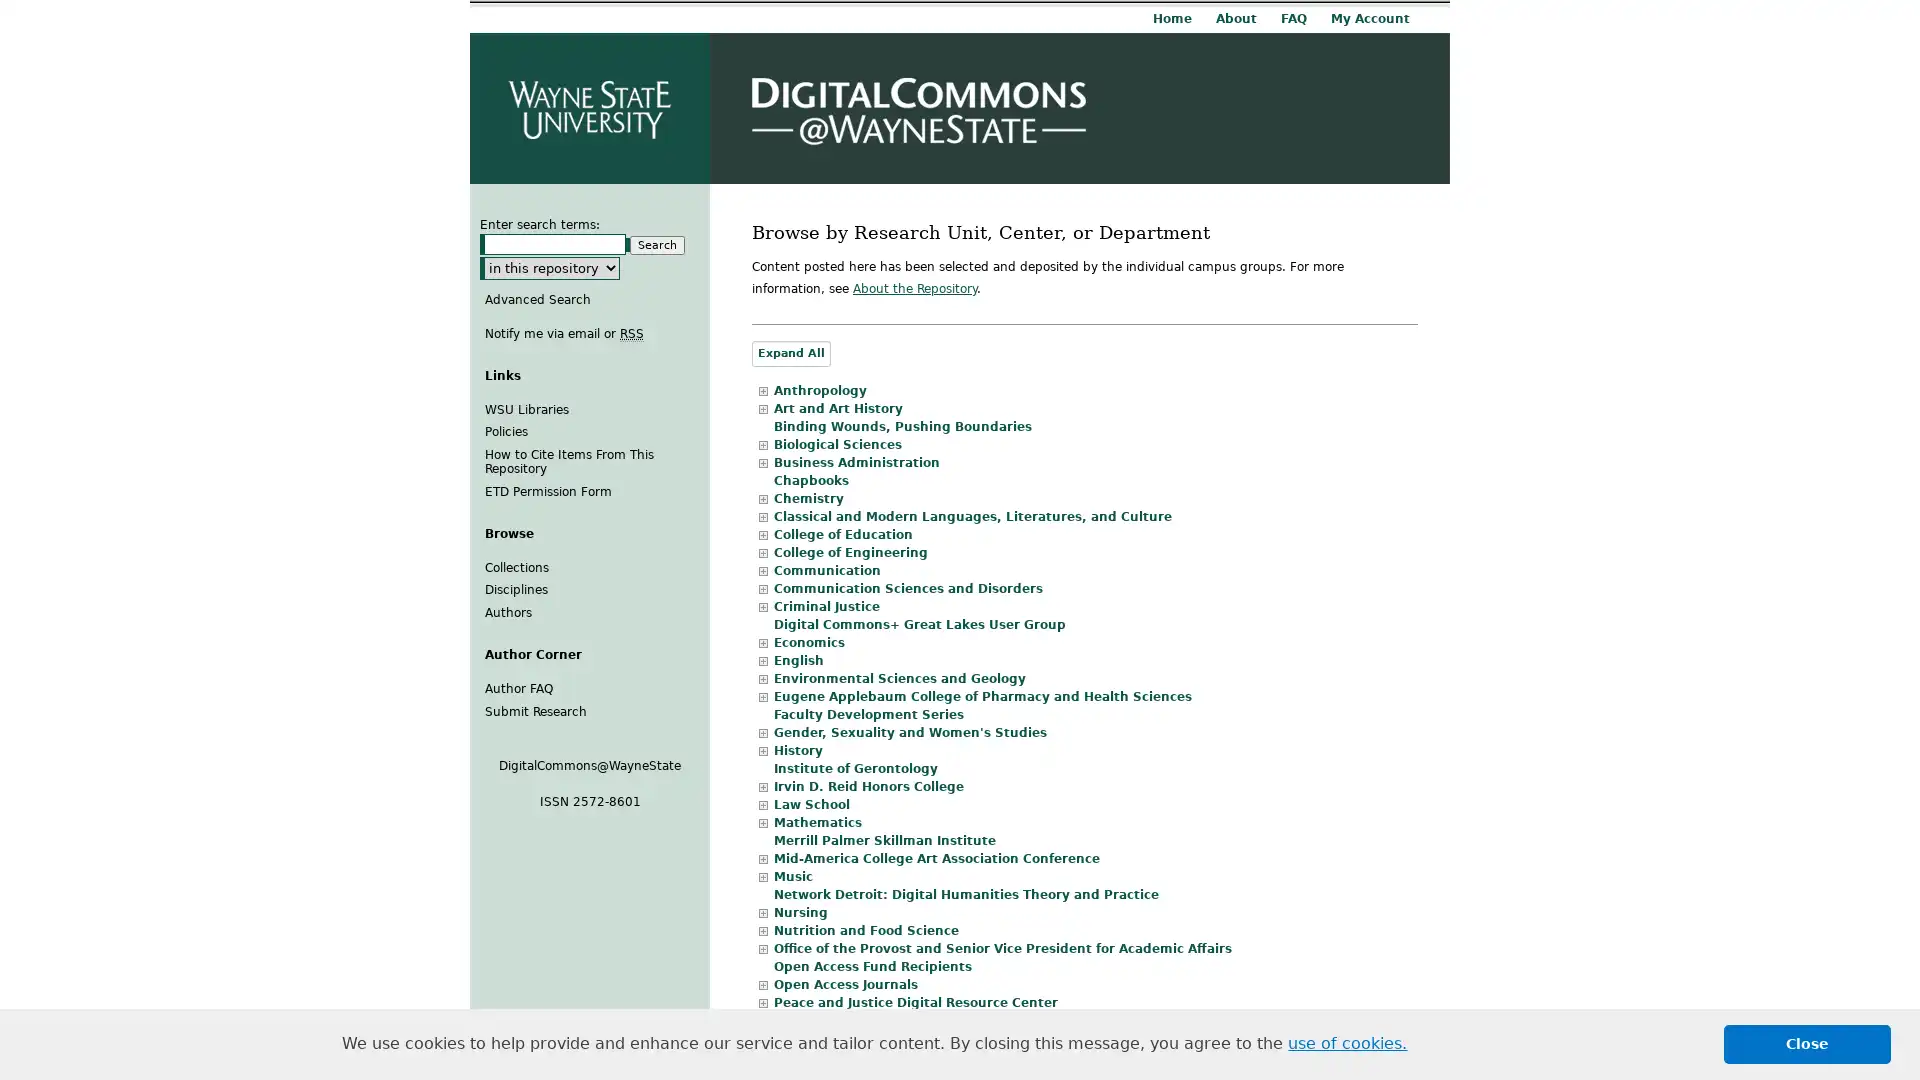  I want to click on dismiss cookie message, so click(1807, 1043).